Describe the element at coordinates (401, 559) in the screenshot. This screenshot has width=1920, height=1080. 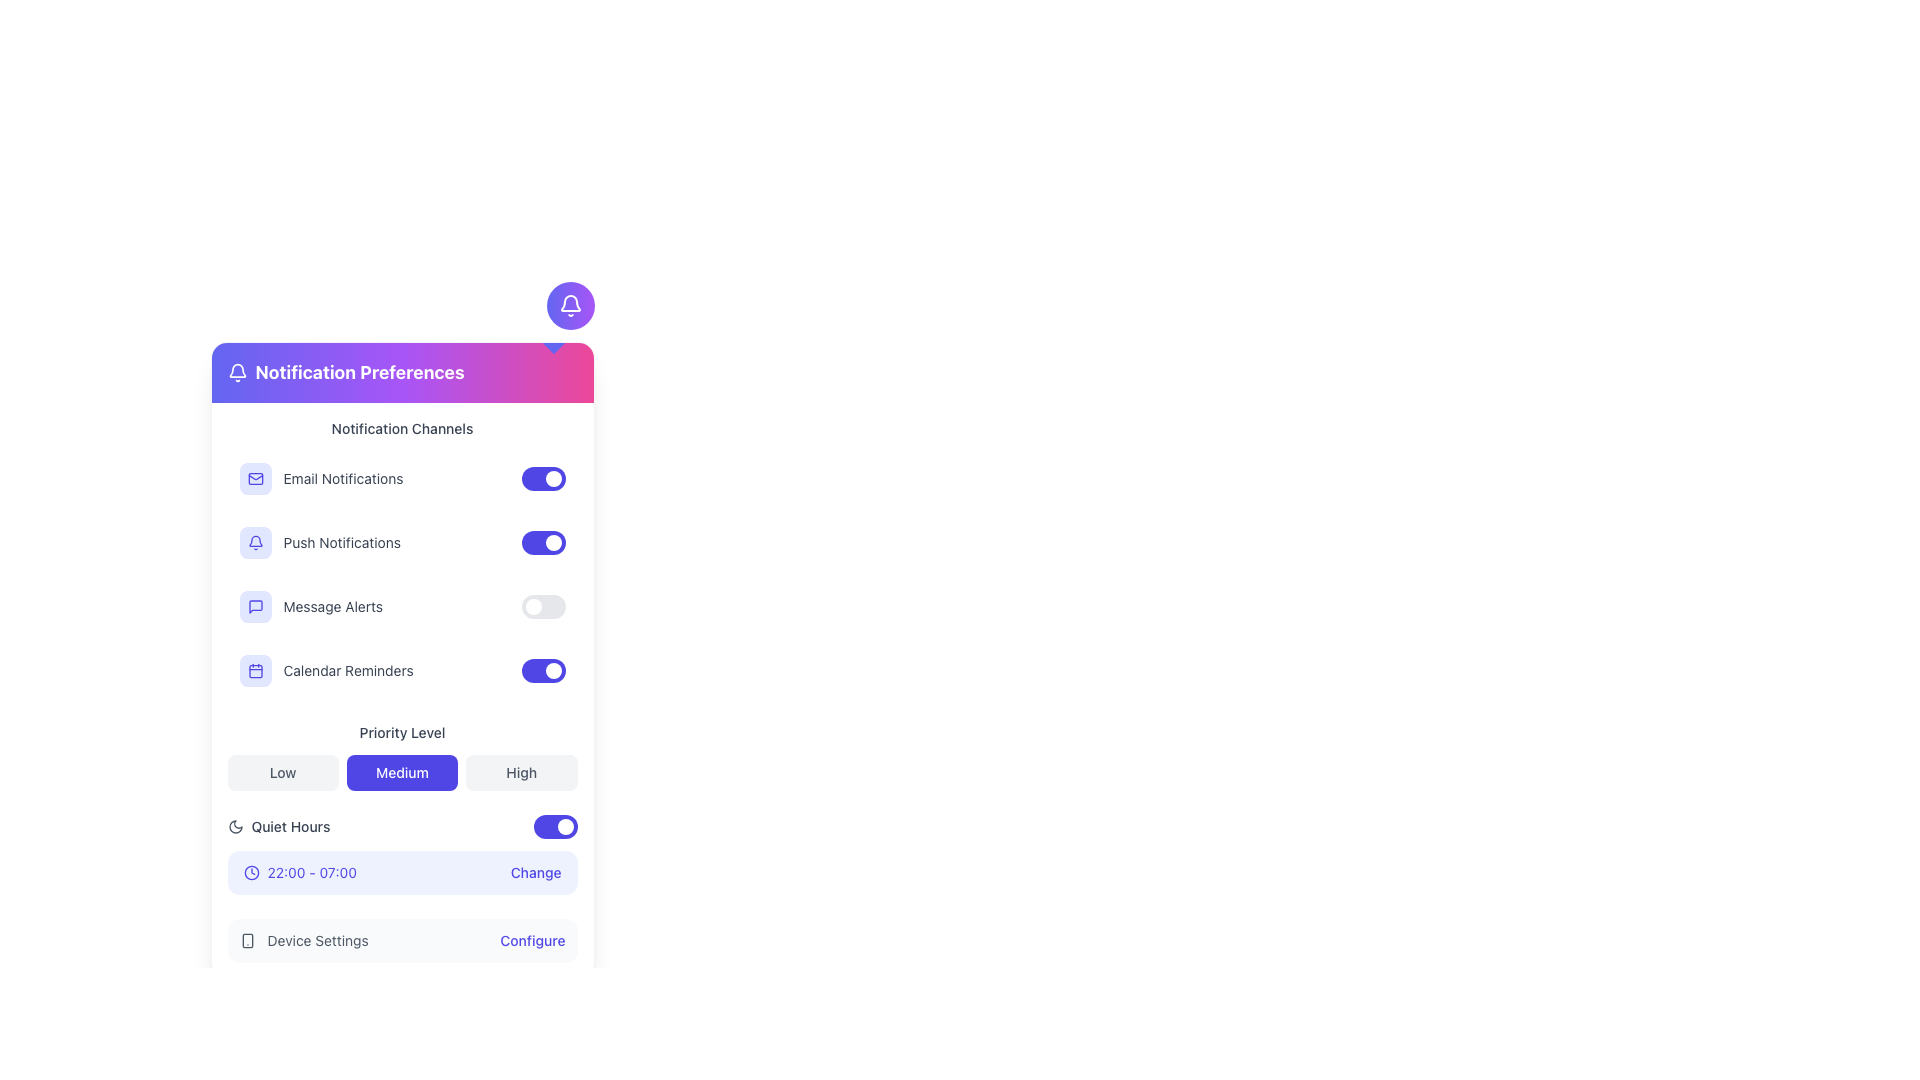
I see `the toggle within the 'Notification Channels' section` at that location.